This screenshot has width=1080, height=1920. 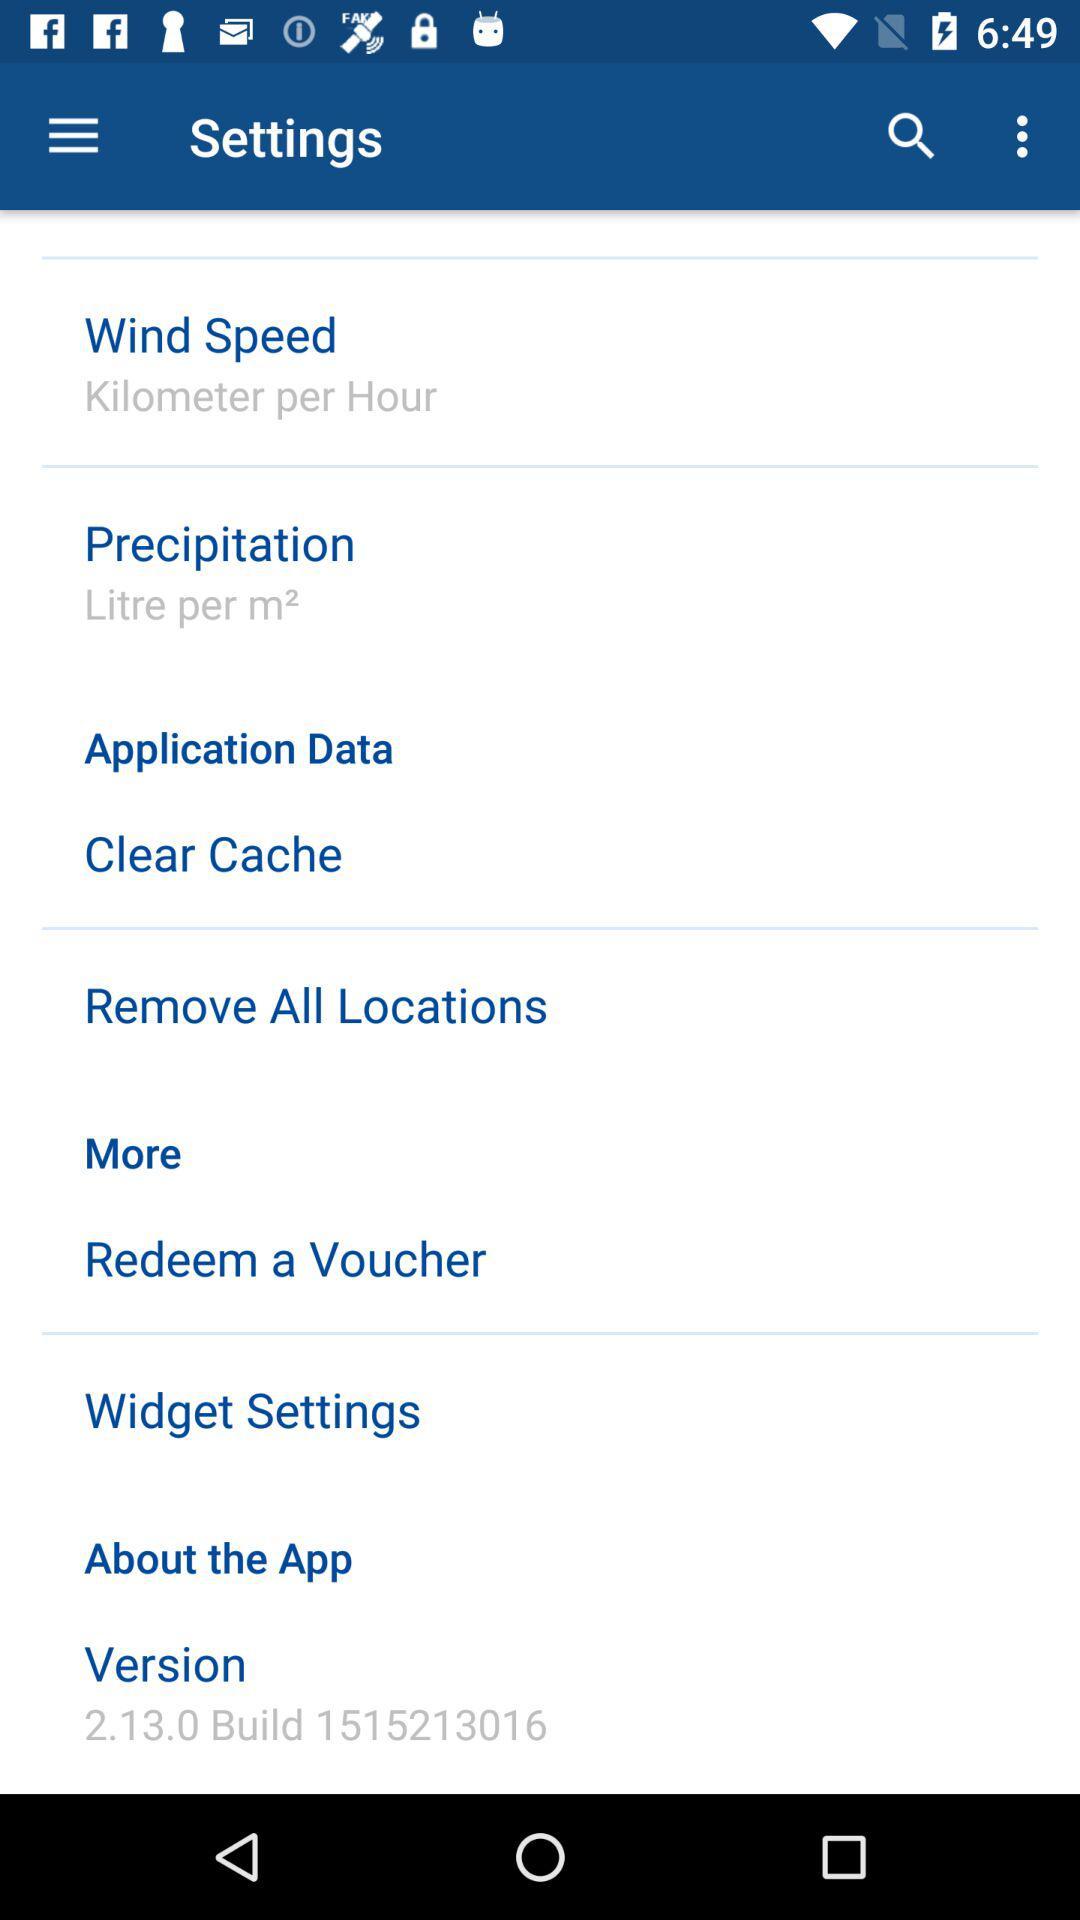 I want to click on the icon above application data item, so click(x=911, y=135).